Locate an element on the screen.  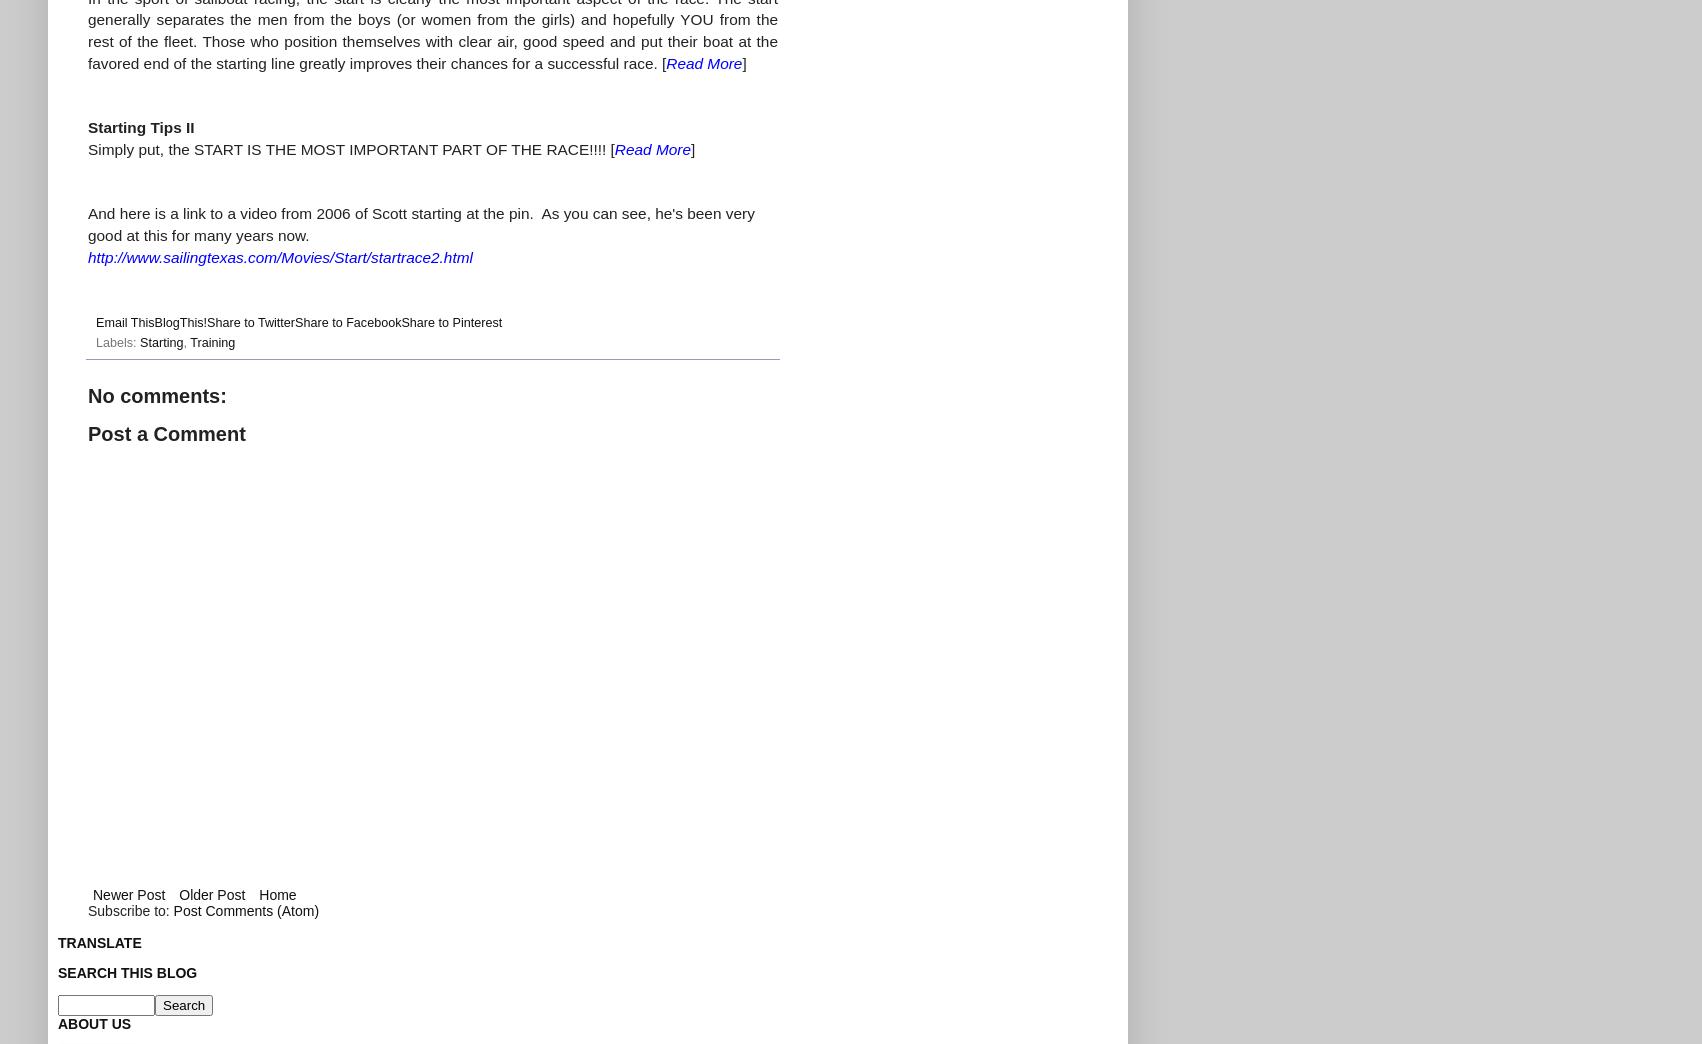
'Starting Tips II' is located at coordinates (87, 127).